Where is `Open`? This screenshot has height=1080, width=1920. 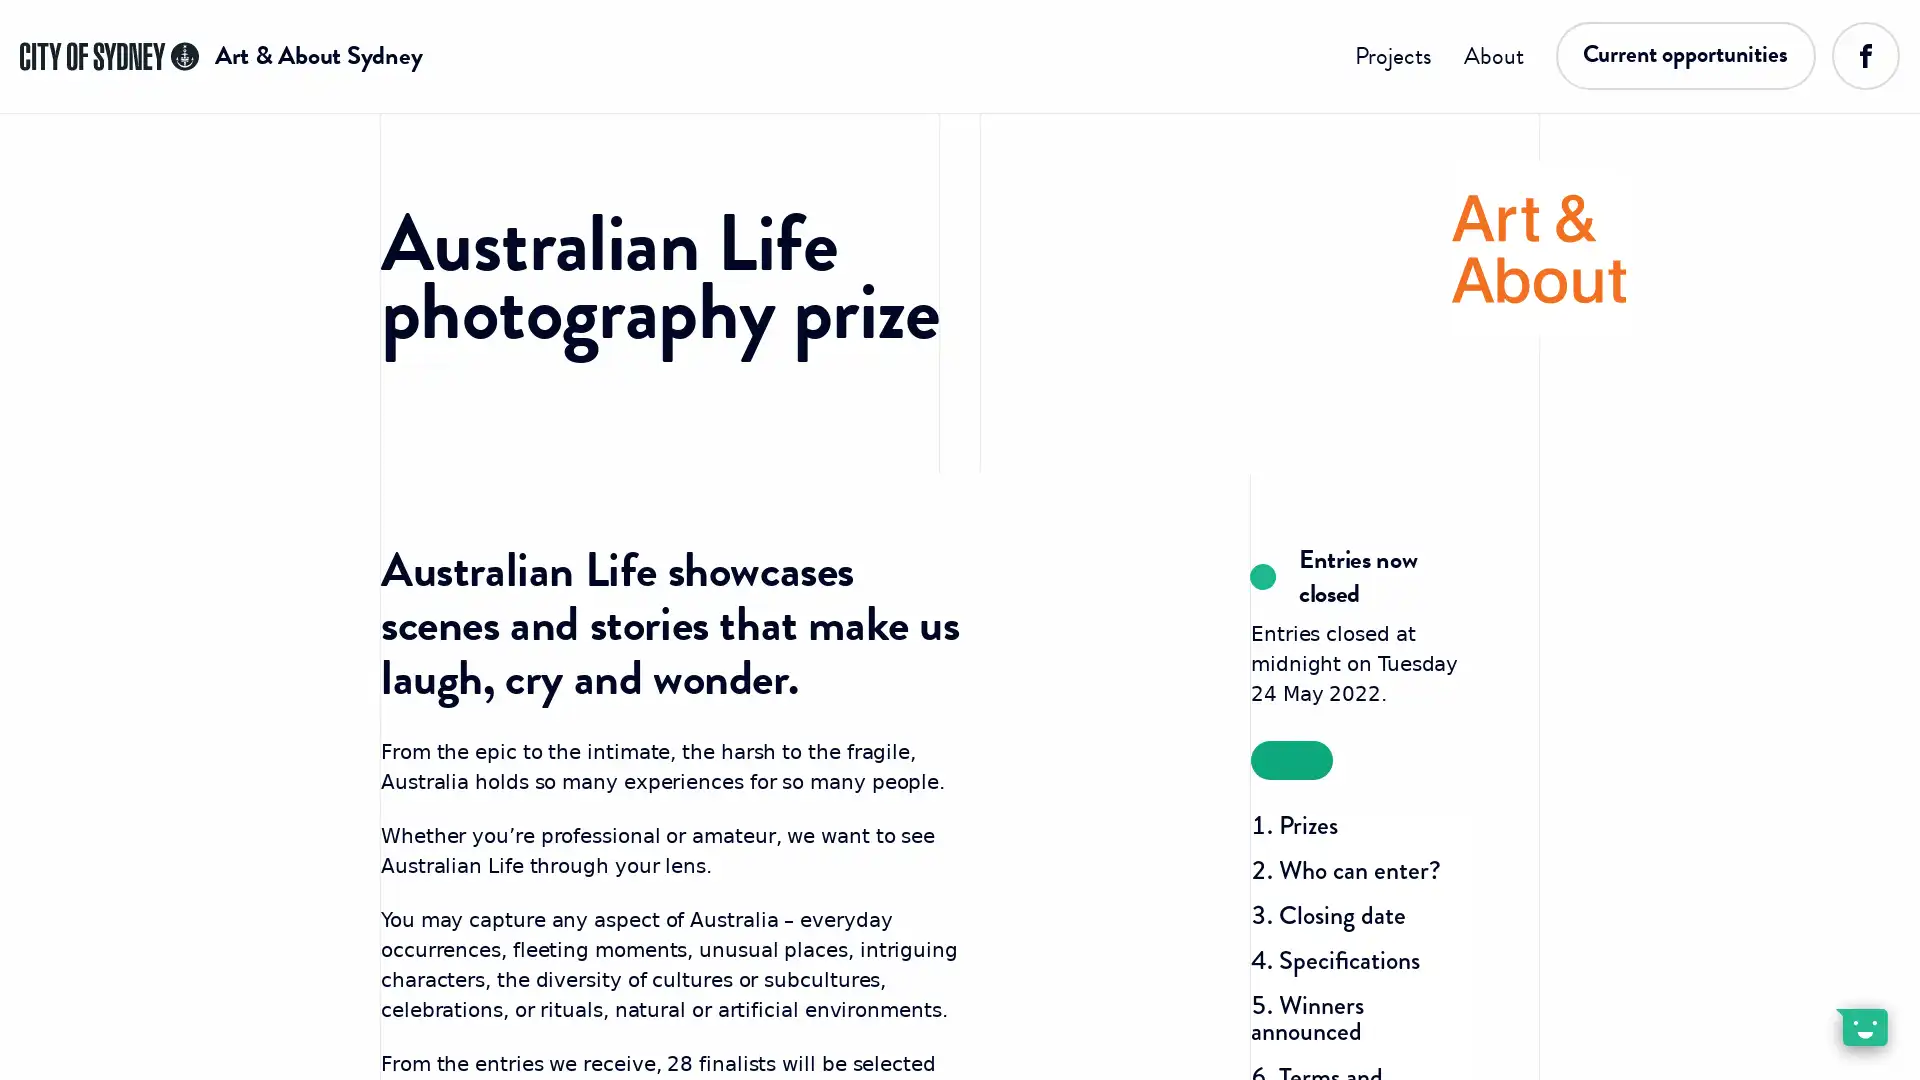 Open is located at coordinates (1860, 1026).